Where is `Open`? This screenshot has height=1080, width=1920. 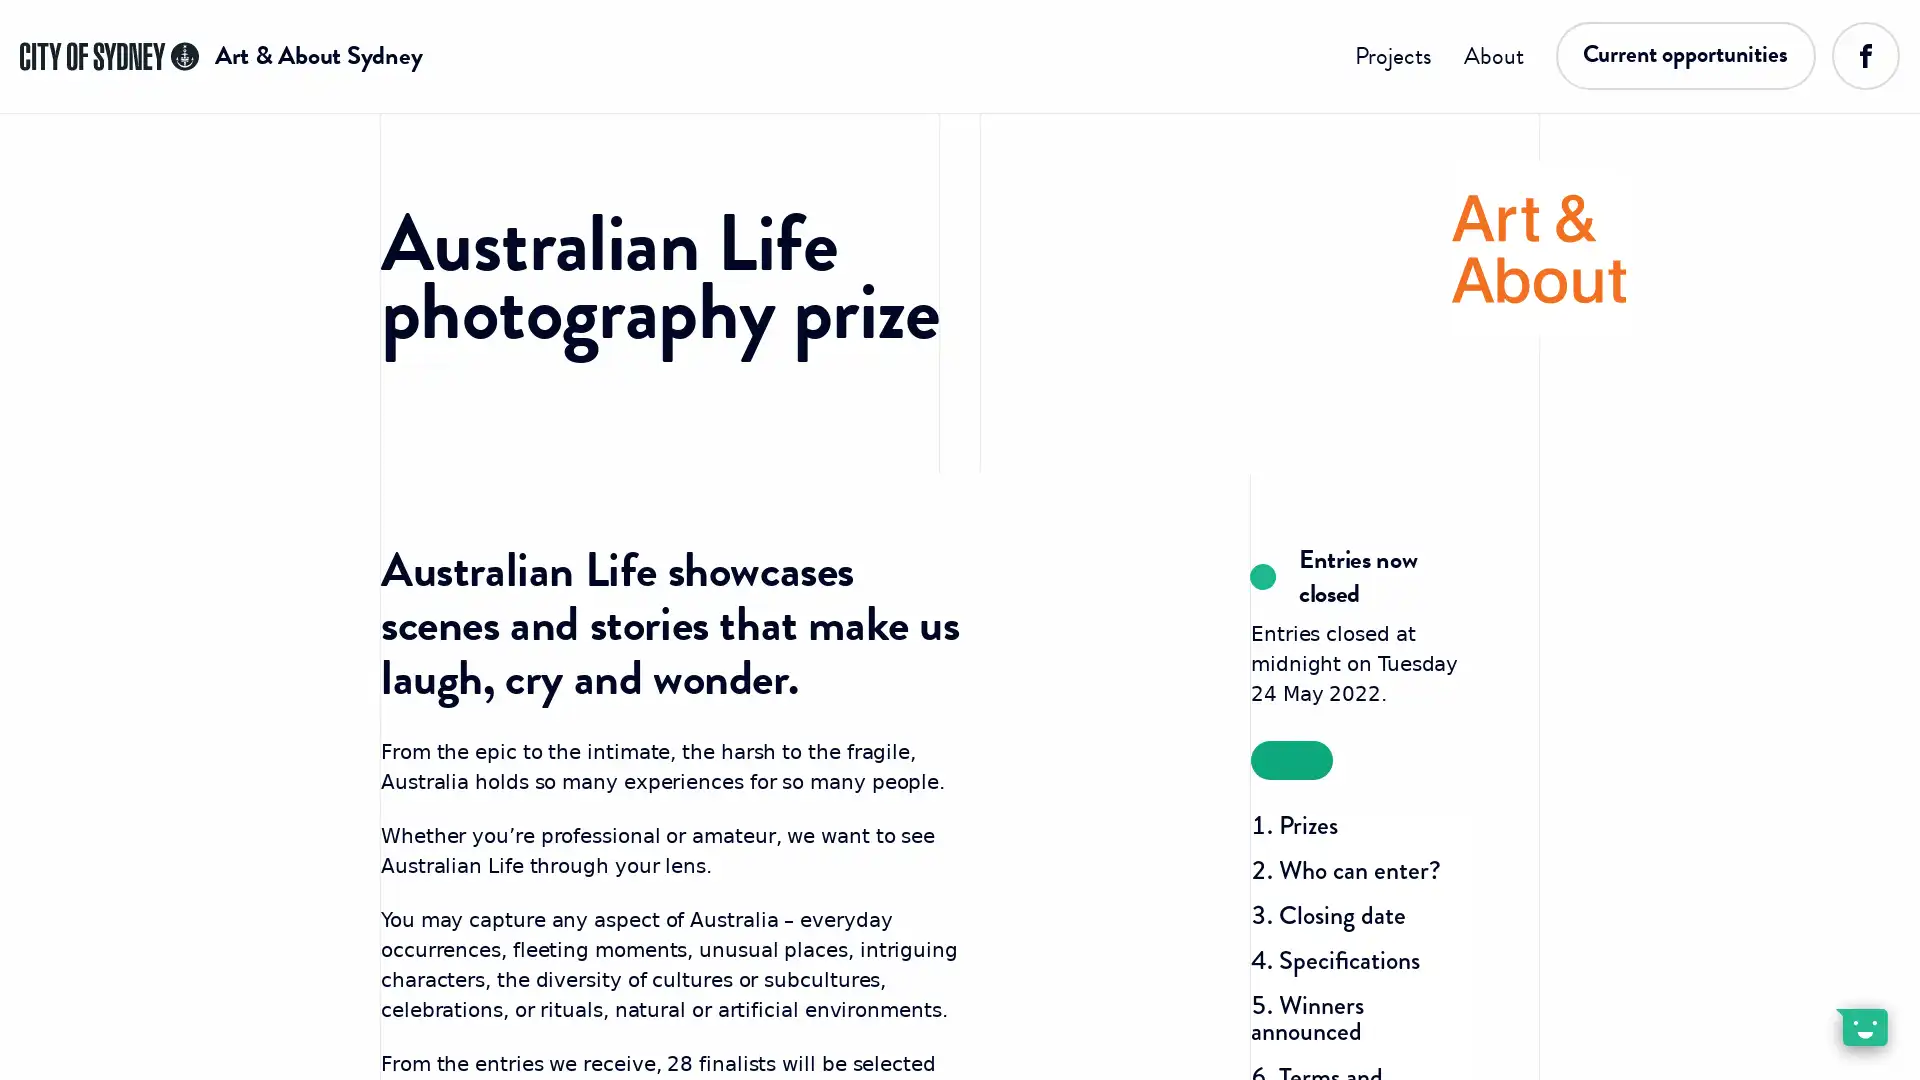 Open is located at coordinates (1860, 1026).